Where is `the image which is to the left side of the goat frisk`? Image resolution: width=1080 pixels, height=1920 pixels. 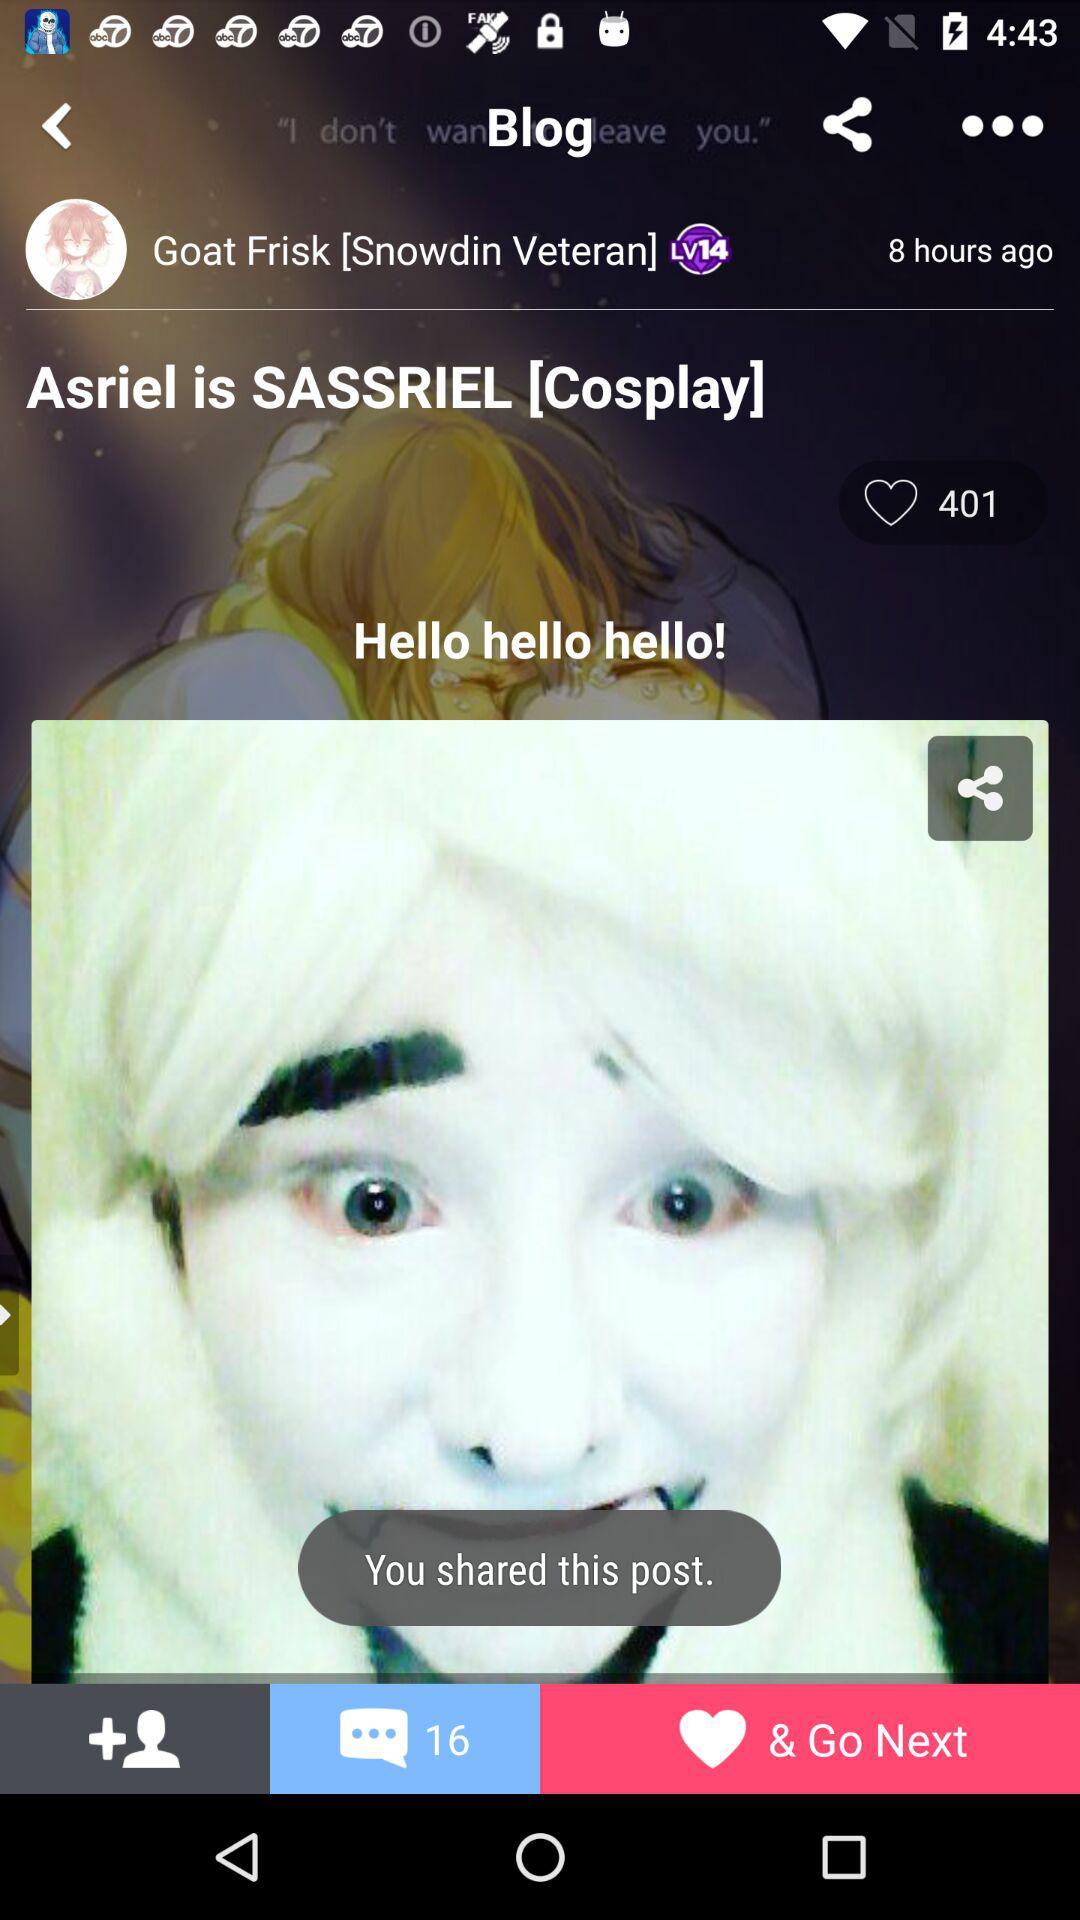
the image which is to the left side of the goat frisk is located at coordinates (75, 248).